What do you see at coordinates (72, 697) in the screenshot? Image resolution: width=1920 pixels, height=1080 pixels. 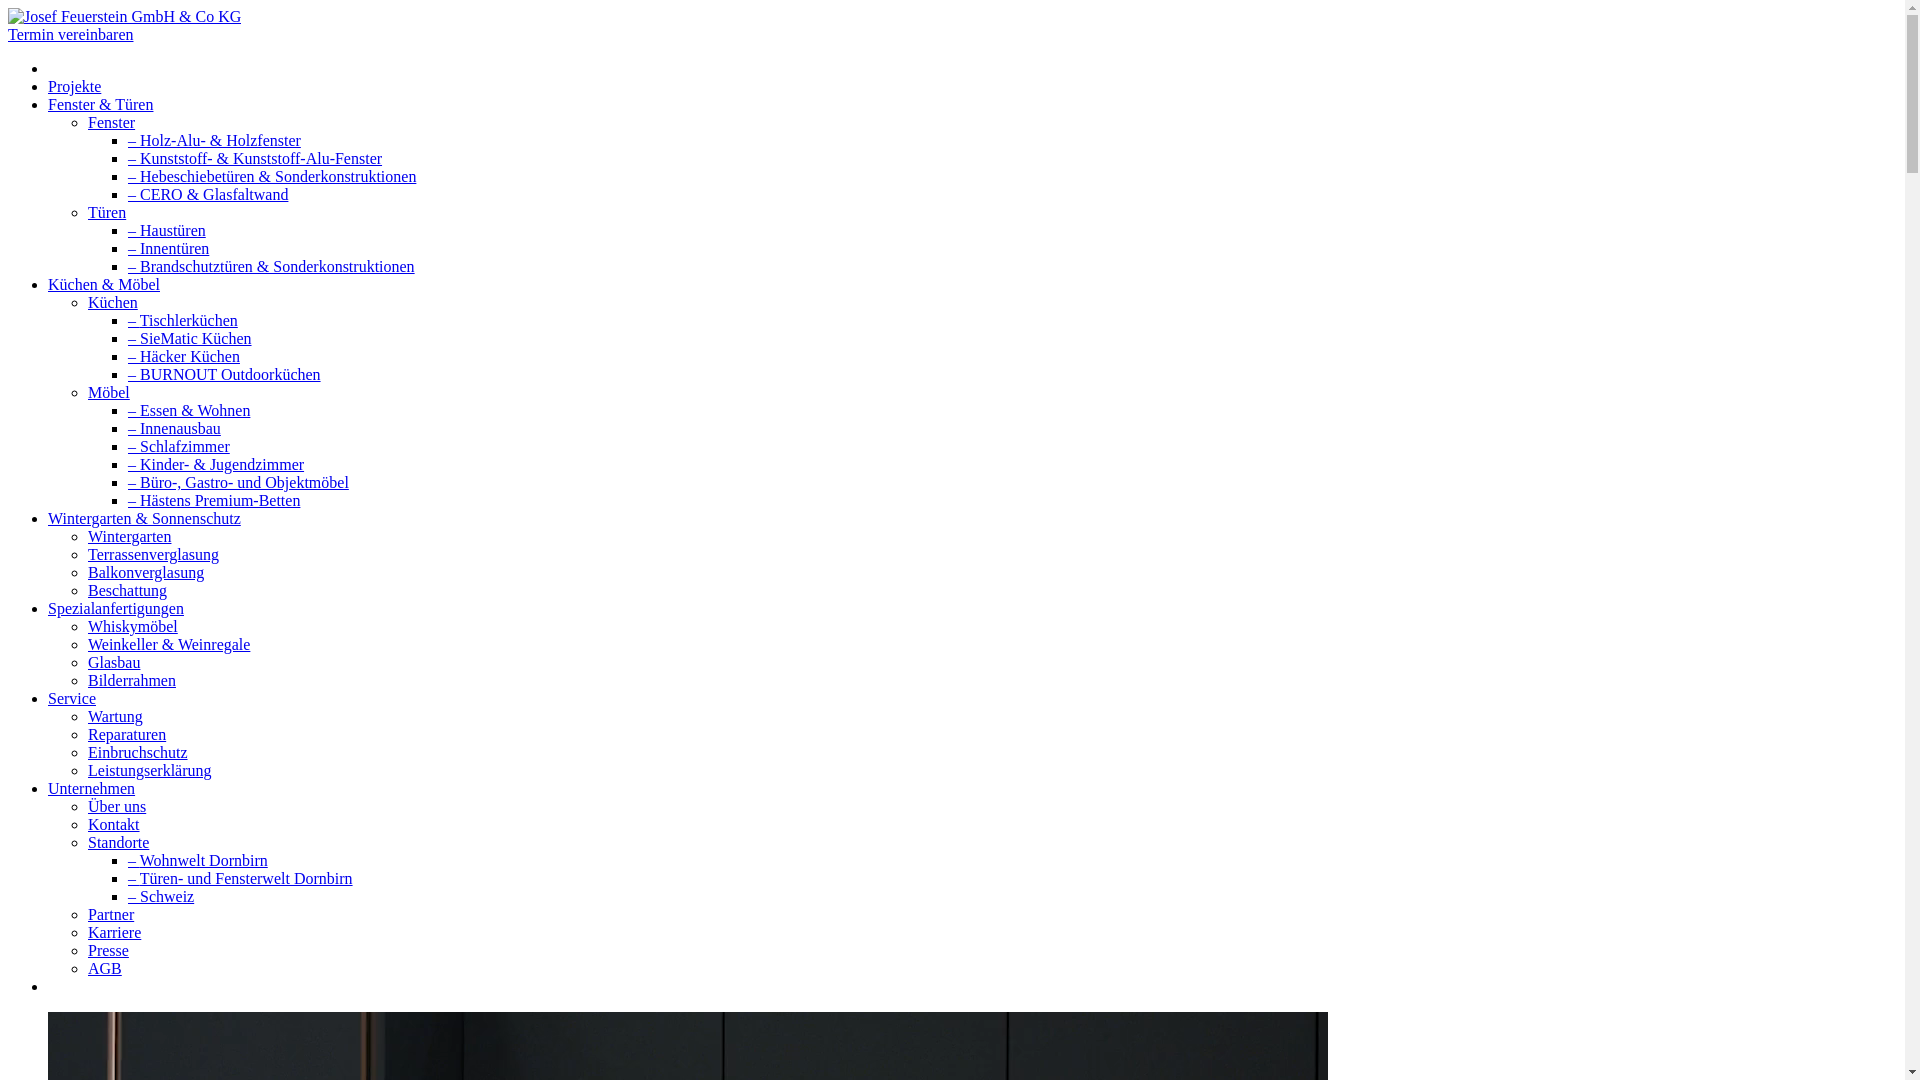 I see `'Service'` at bounding box center [72, 697].